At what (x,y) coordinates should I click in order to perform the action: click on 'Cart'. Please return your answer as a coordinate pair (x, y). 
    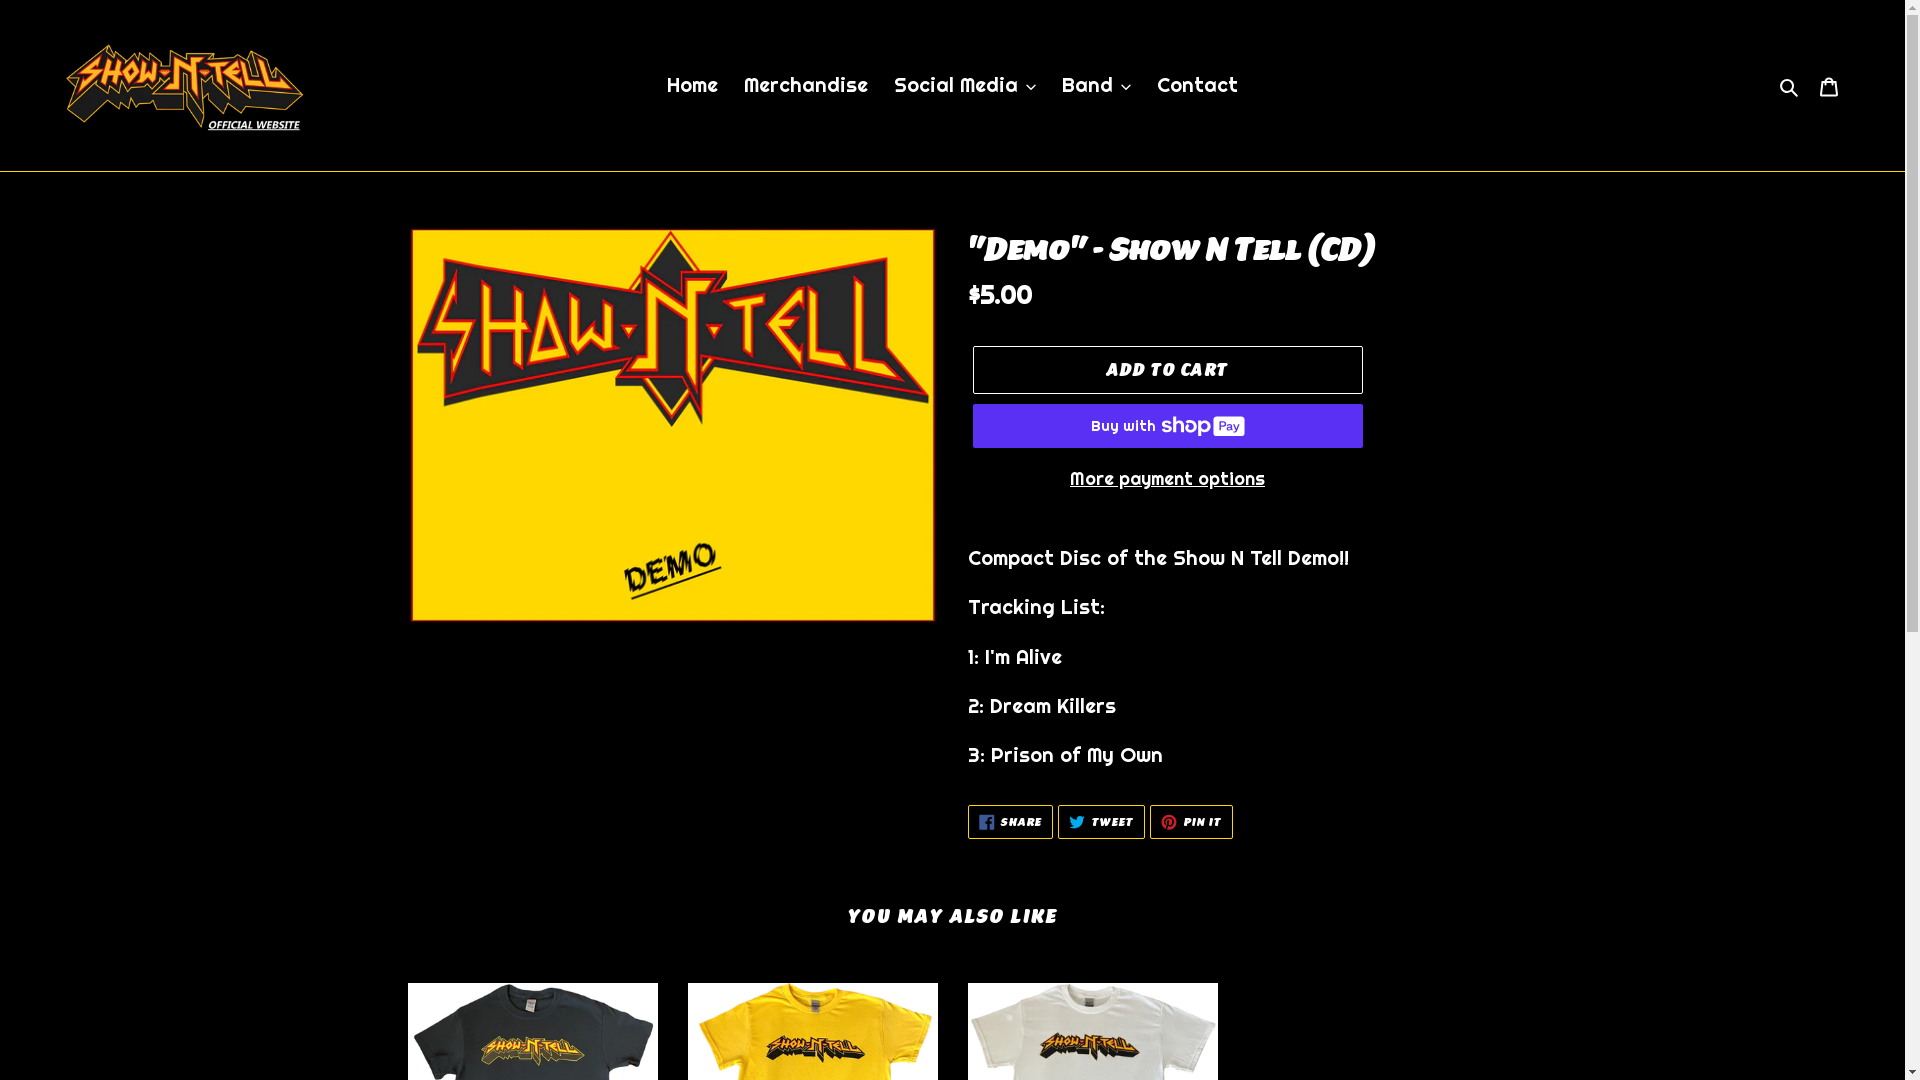
    Looking at the image, I should click on (1828, 83).